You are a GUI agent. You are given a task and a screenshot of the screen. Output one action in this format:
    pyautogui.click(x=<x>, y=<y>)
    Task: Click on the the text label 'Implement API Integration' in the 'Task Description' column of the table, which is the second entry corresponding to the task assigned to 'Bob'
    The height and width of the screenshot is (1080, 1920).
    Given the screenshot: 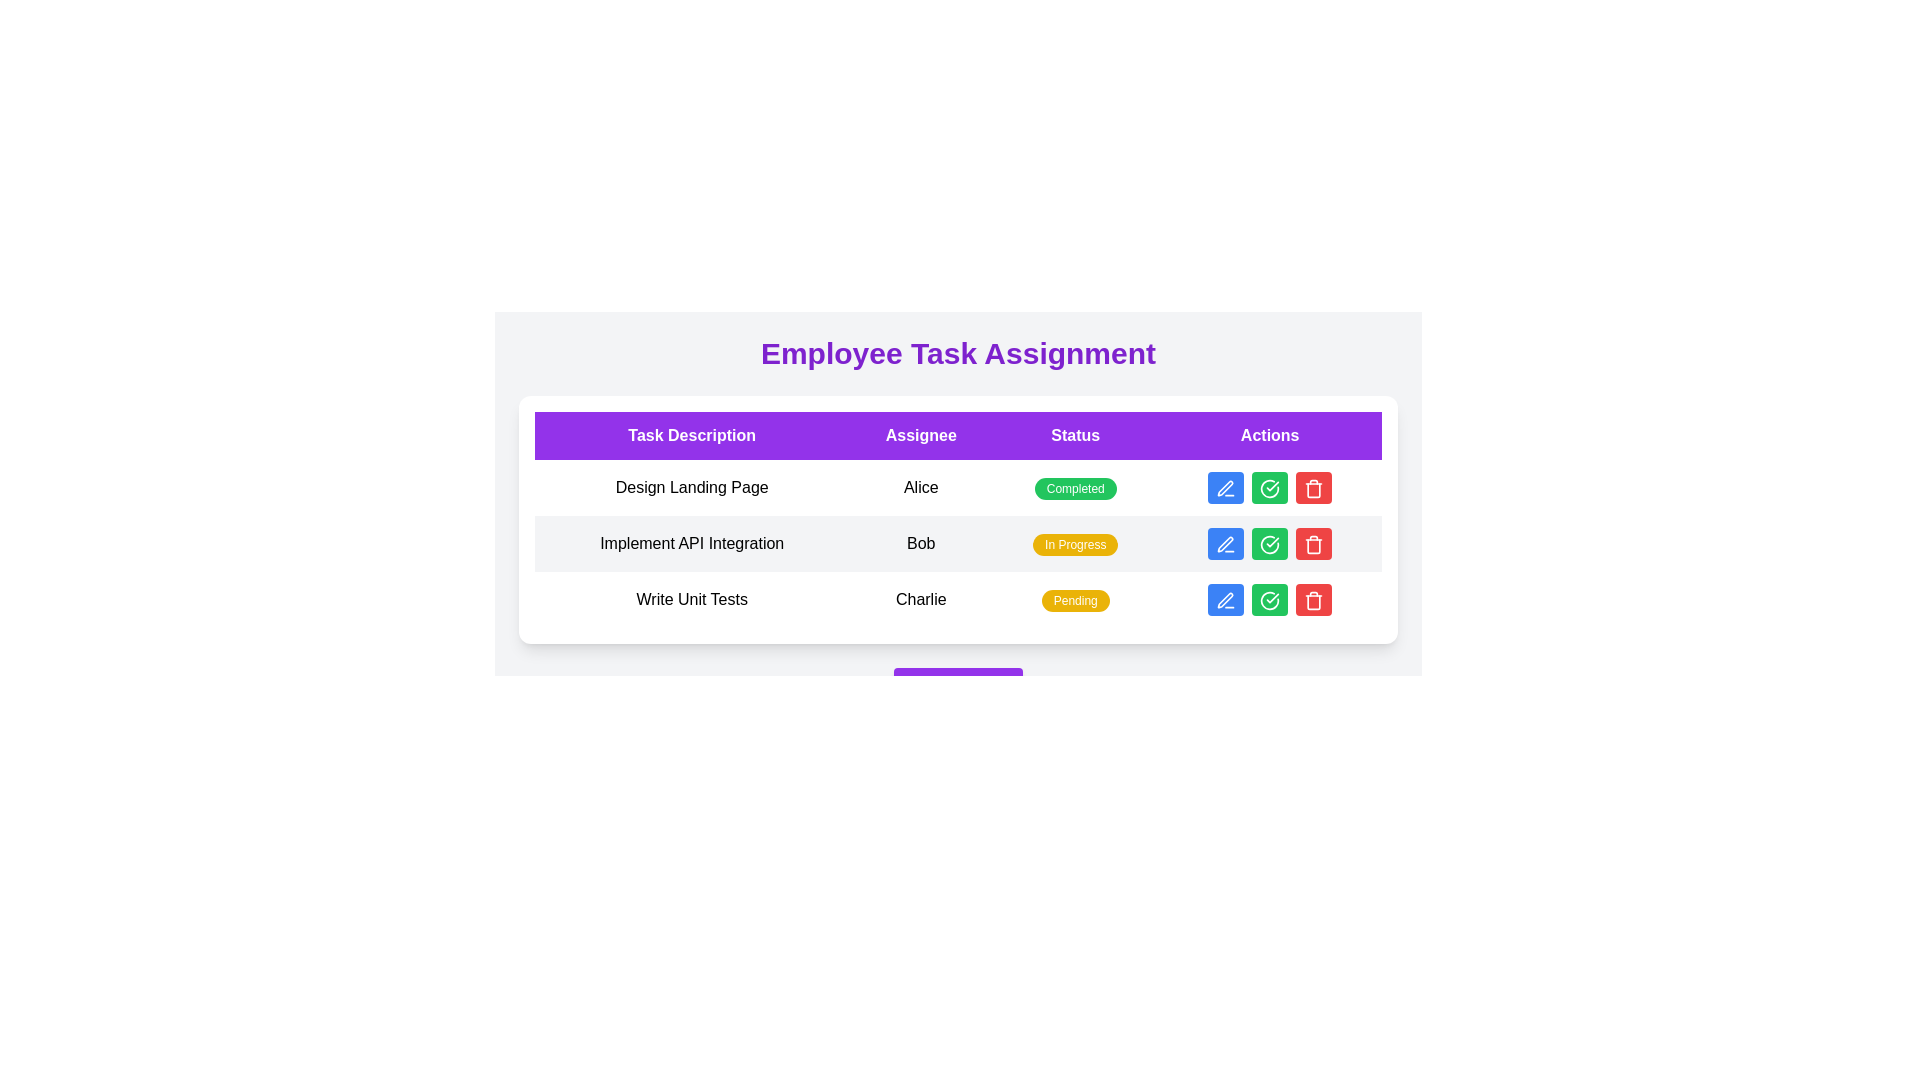 What is the action you would take?
    pyautogui.click(x=692, y=543)
    